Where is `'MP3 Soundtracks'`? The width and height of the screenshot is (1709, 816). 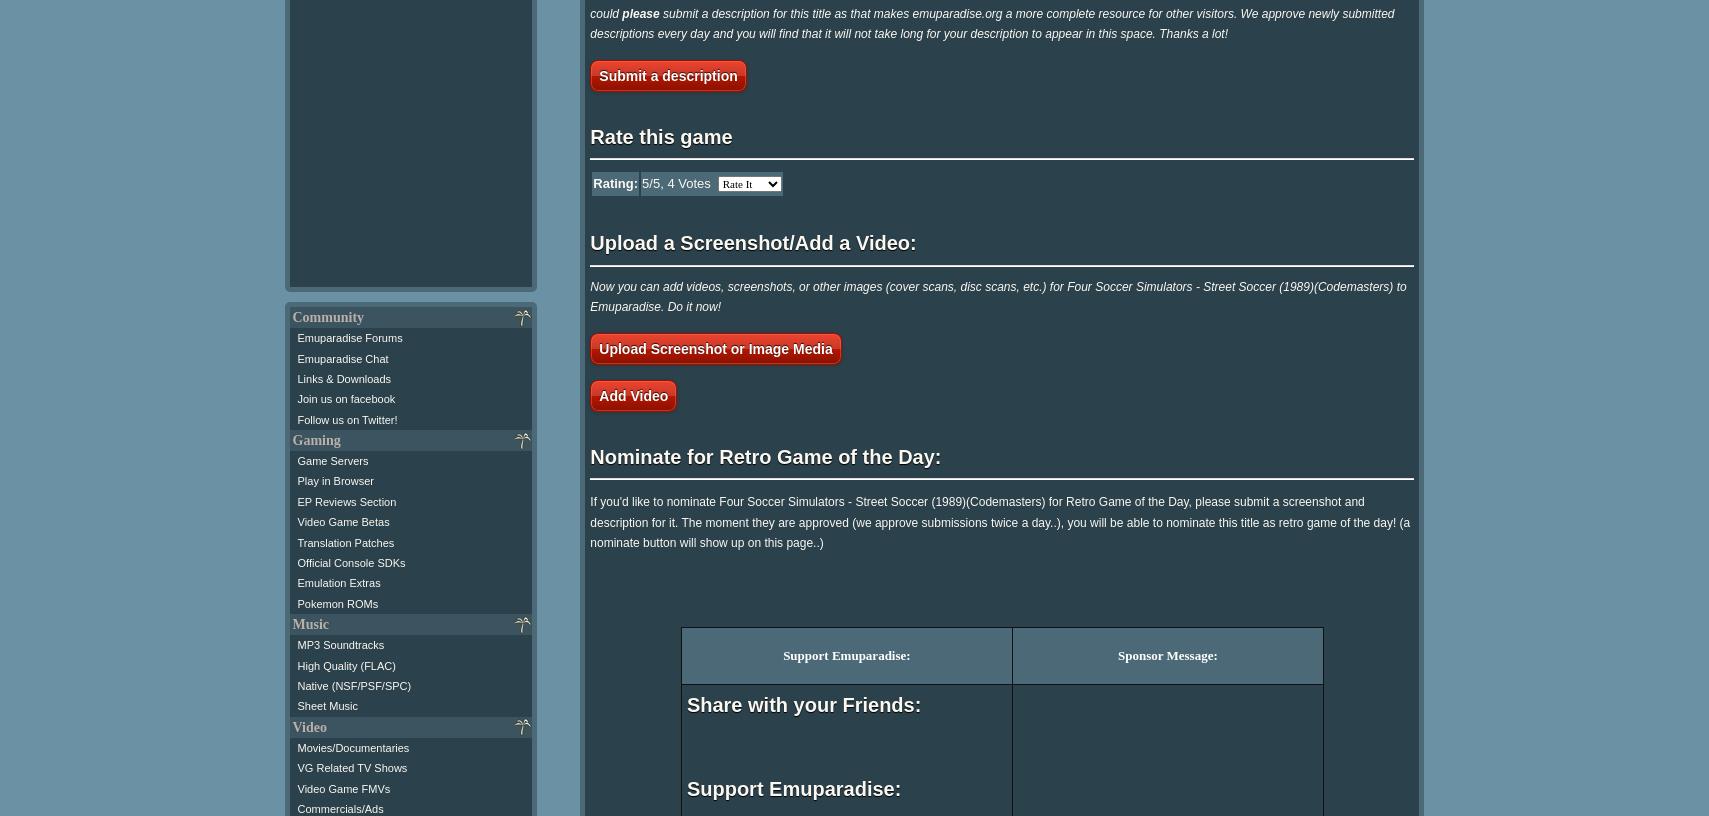 'MP3 Soundtracks' is located at coordinates (296, 643).